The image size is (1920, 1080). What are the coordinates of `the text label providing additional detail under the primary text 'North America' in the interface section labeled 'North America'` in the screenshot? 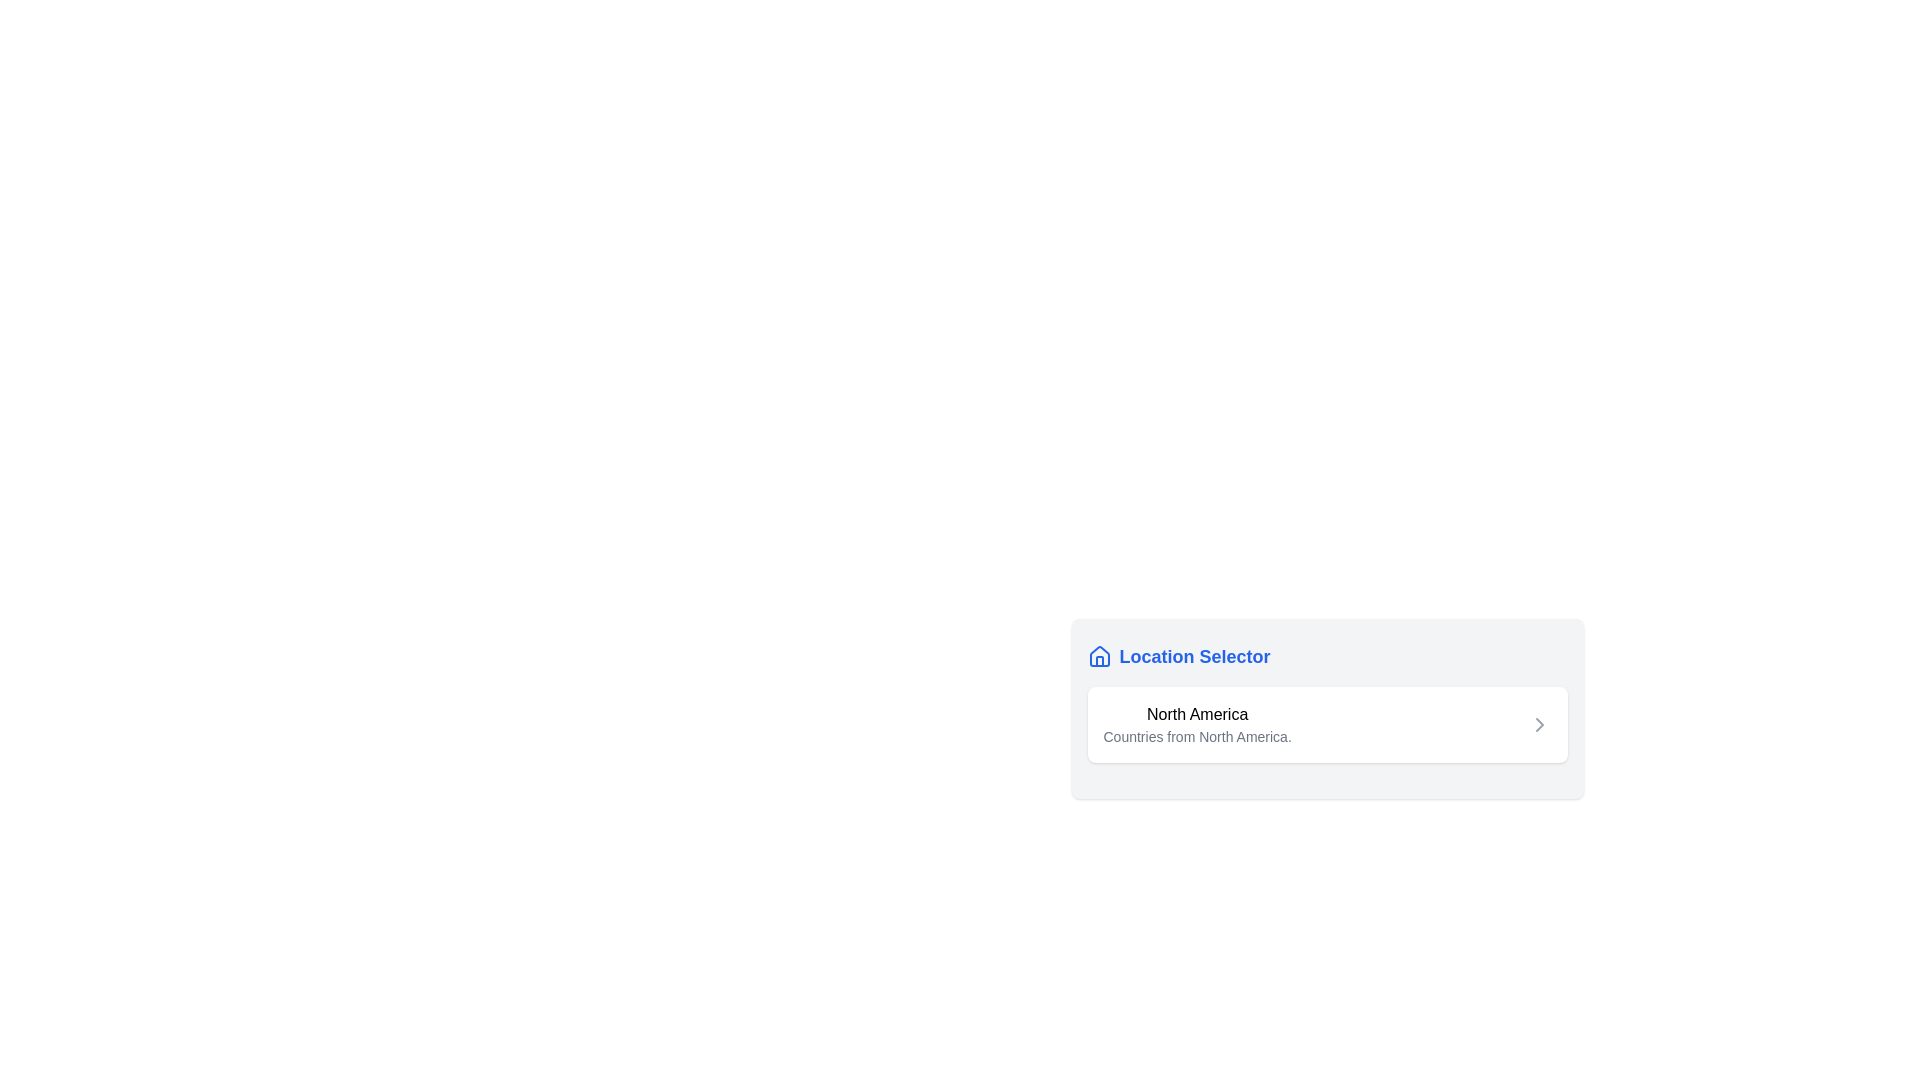 It's located at (1197, 736).